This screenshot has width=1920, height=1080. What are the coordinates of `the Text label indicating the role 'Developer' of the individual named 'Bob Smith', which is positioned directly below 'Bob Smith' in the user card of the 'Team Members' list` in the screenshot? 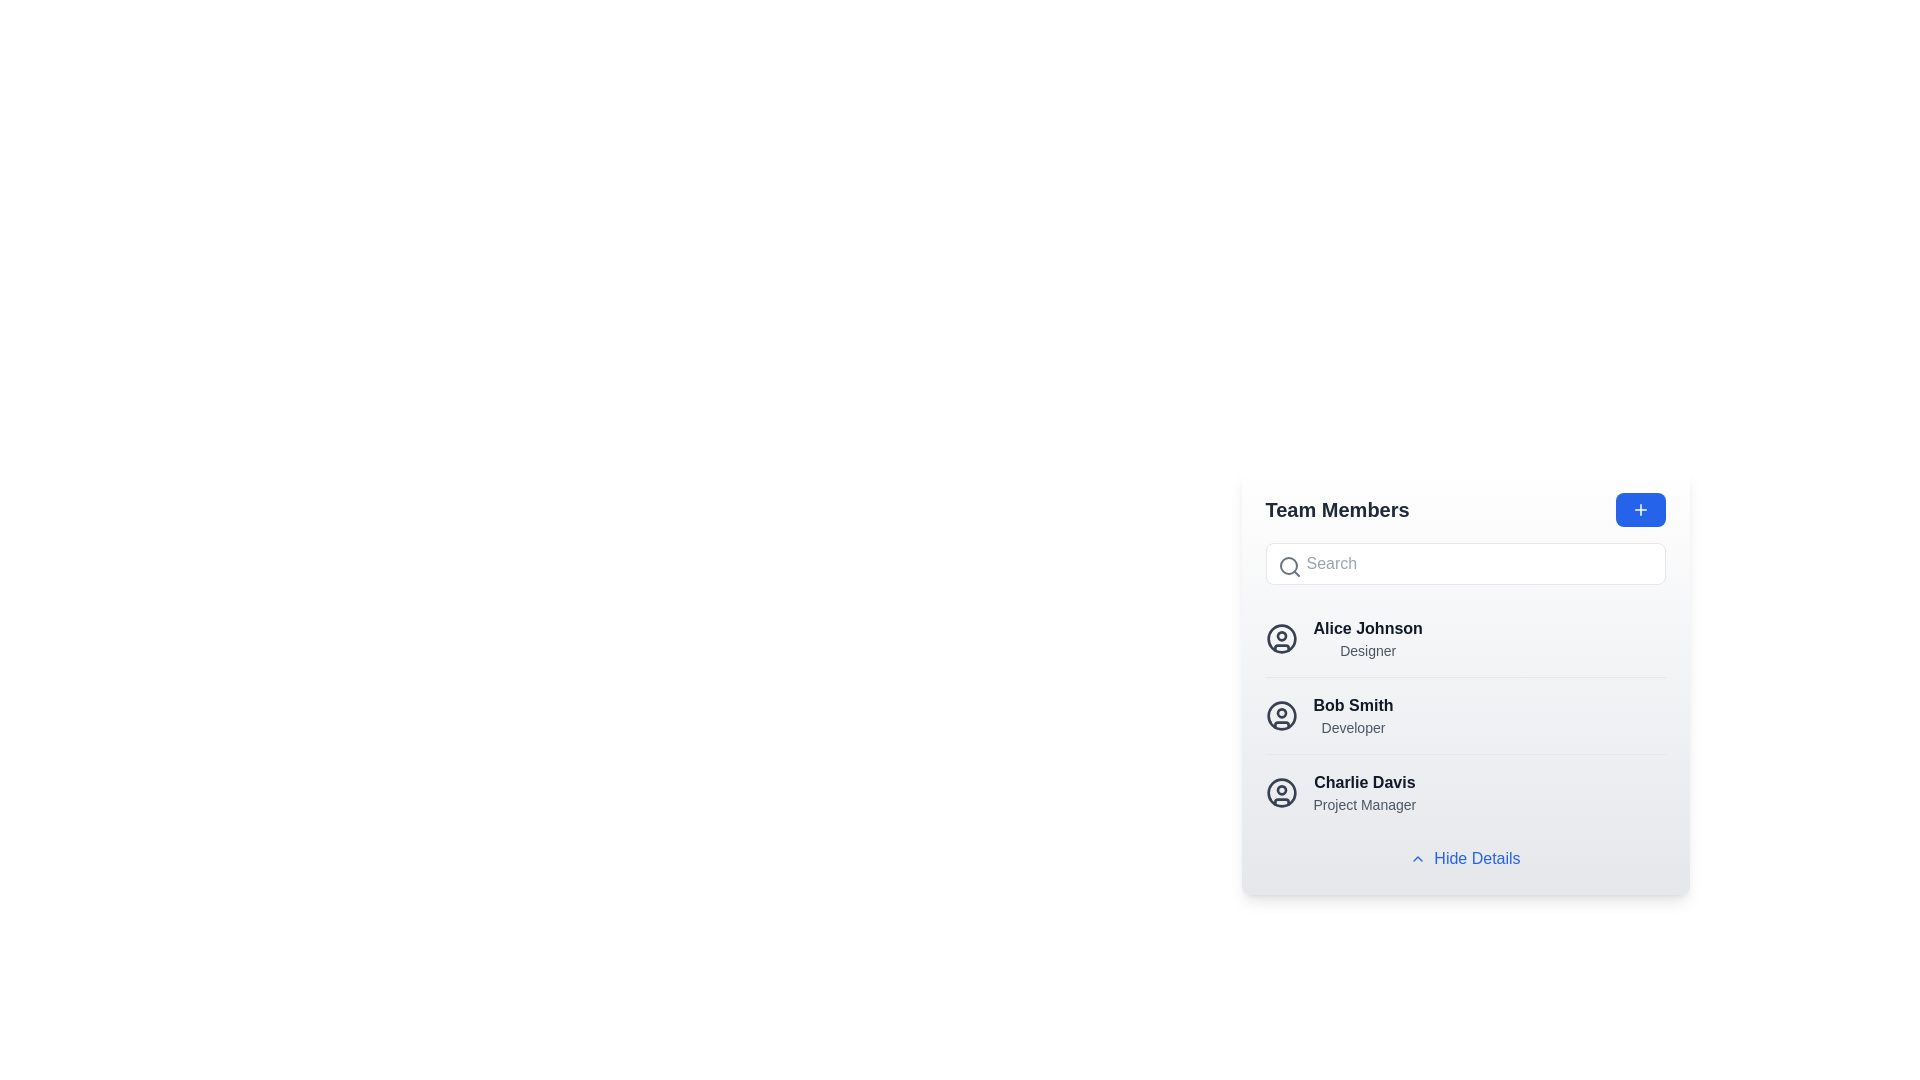 It's located at (1353, 728).